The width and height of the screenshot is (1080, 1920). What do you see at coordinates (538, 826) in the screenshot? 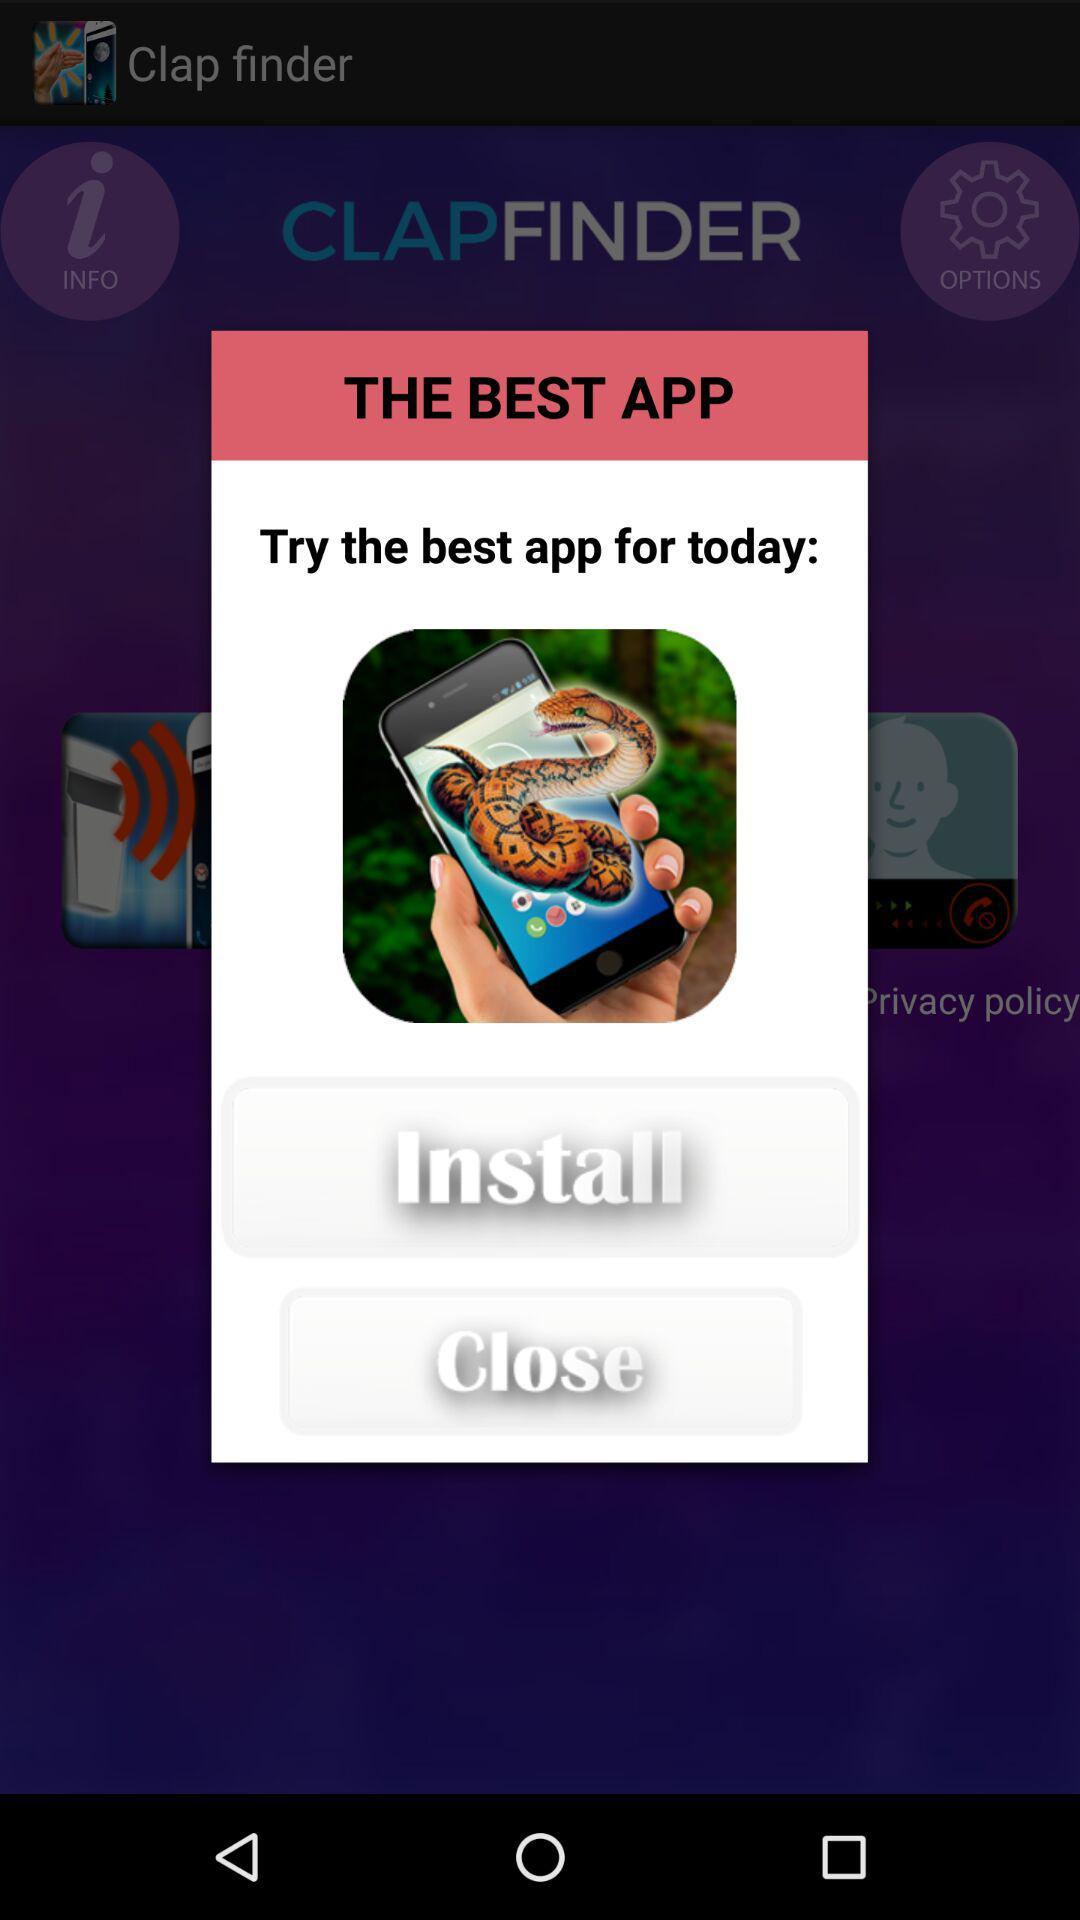
I see `install app` at bounding box center [538, 826].